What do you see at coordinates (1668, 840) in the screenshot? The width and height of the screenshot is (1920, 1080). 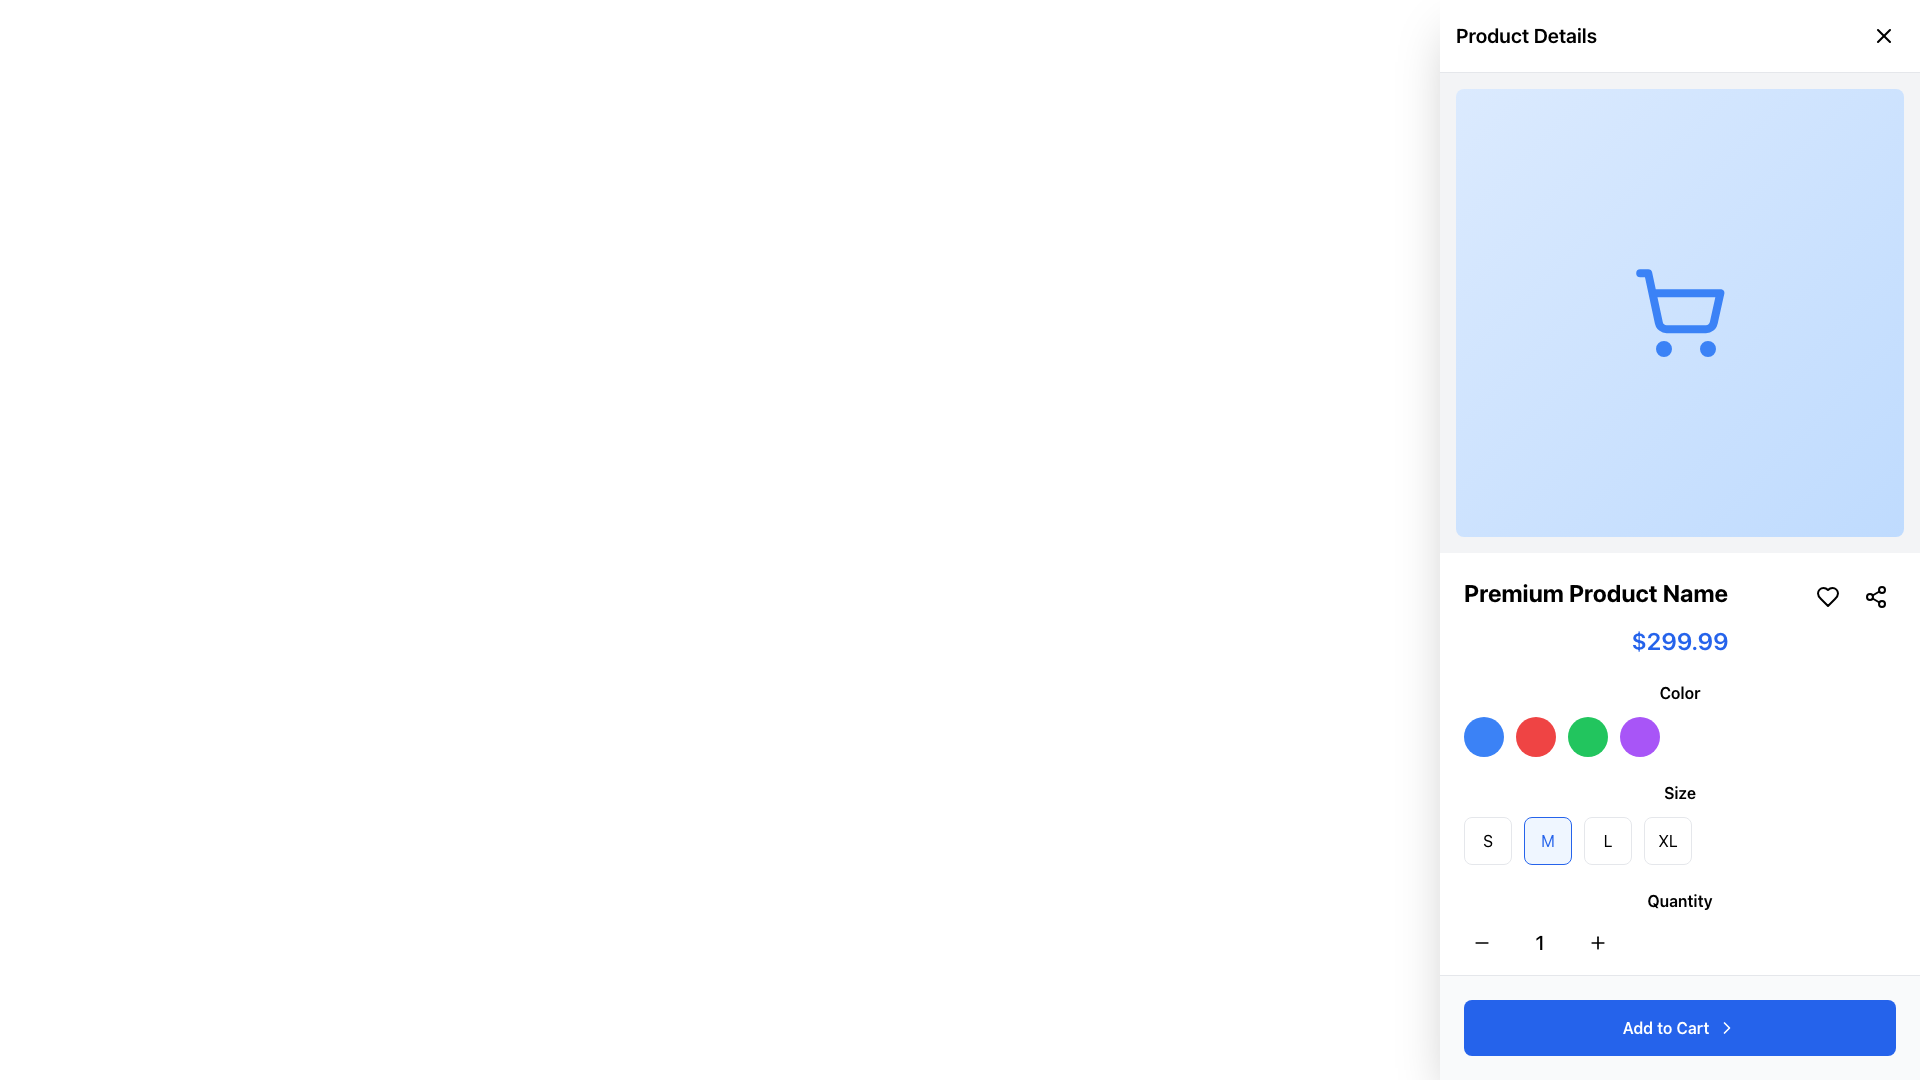 I see `the 'XL' size selection button, which is the fourth button in a horizontal set of size-selection buttons labeled 'S', 'M', 'L', and 'XL'. This button is a medium-sized square with rounded corners and displays 'XL' in the center` at bounding box center [1668, 840].